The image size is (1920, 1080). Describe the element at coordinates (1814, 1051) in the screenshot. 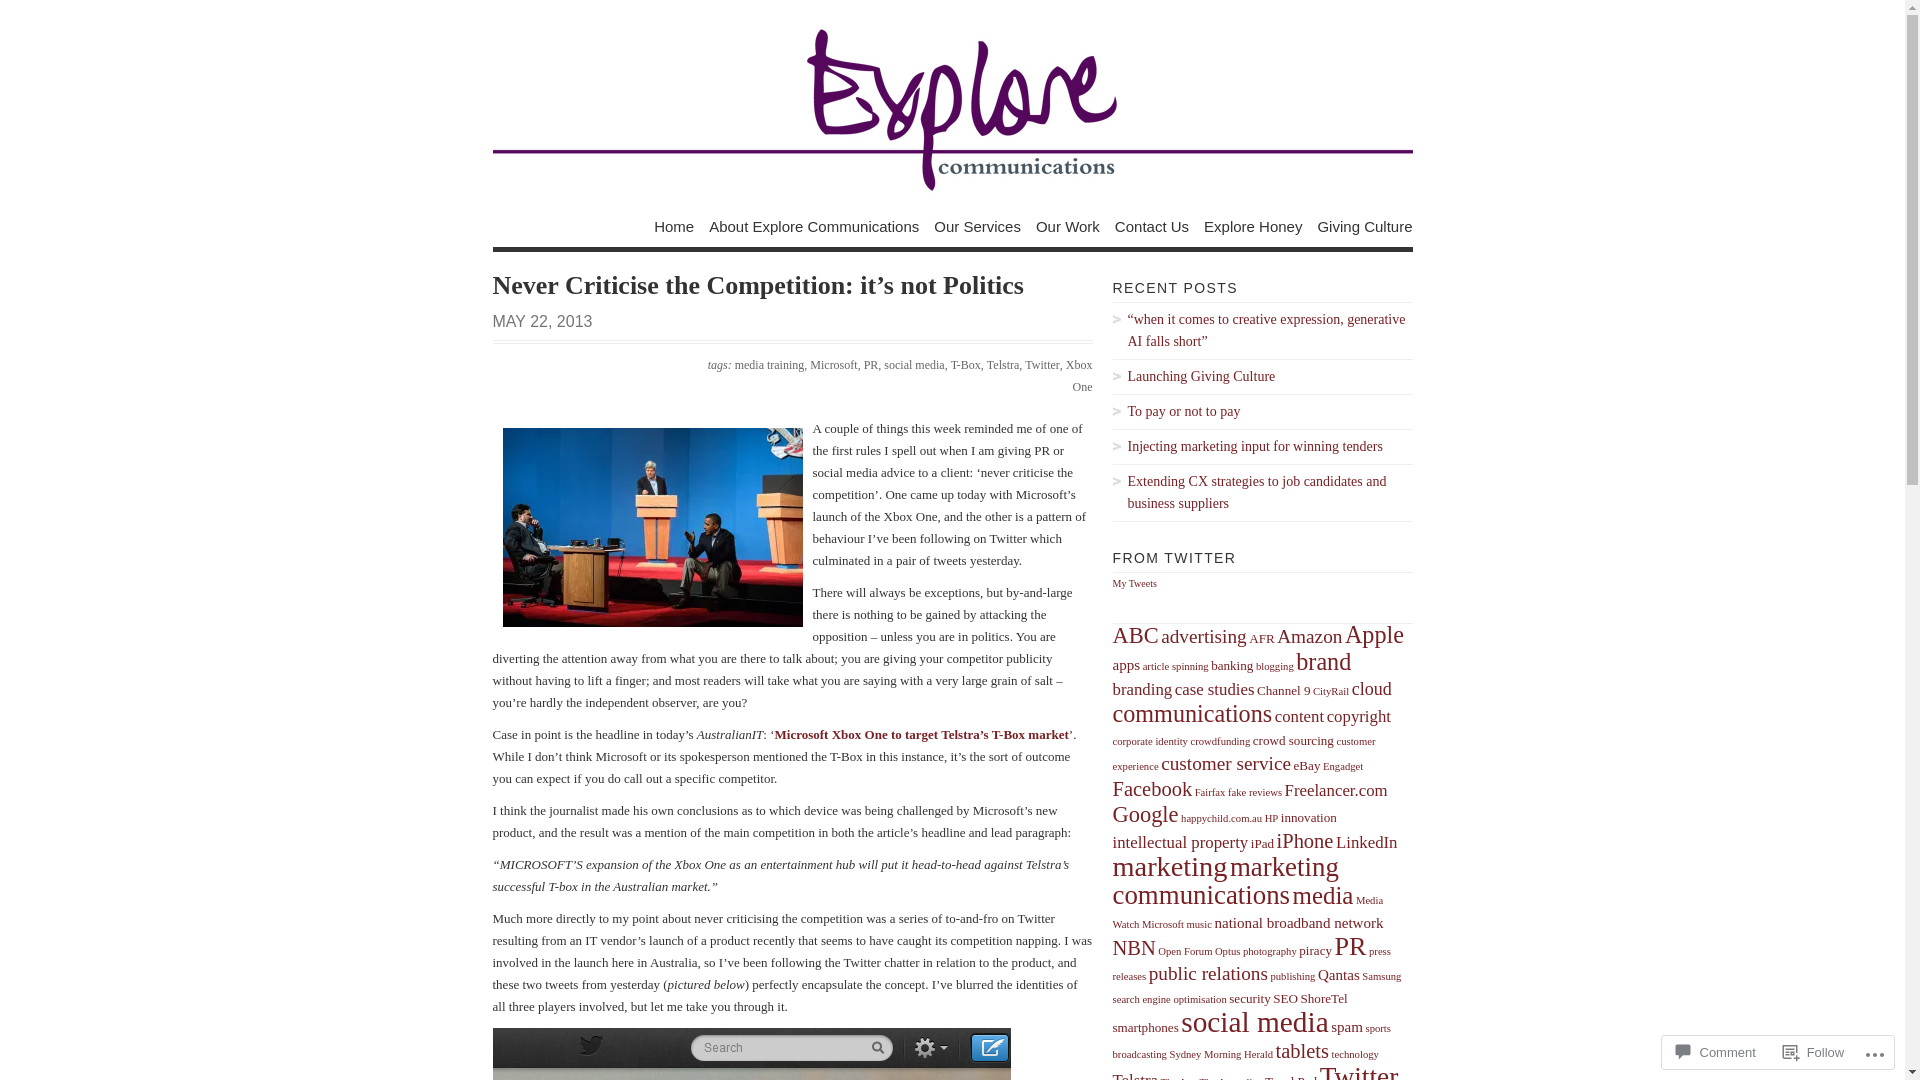

I see `'Follow'` at that location.